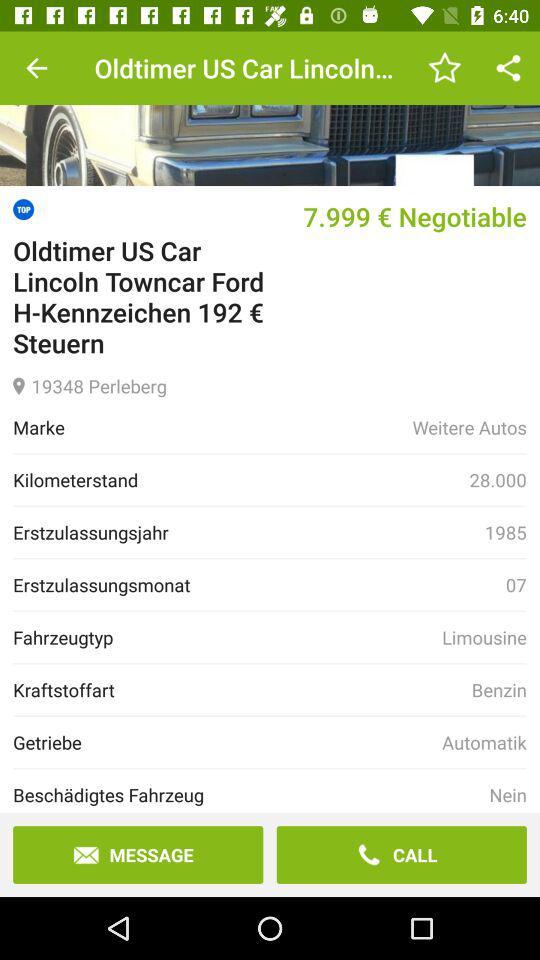 The image size is (540, 960). What do you see at coordinates (504, 531) in the screenshot?
I see `item next to the erstzulassungsjahr item` at bounding box center [504, 531].